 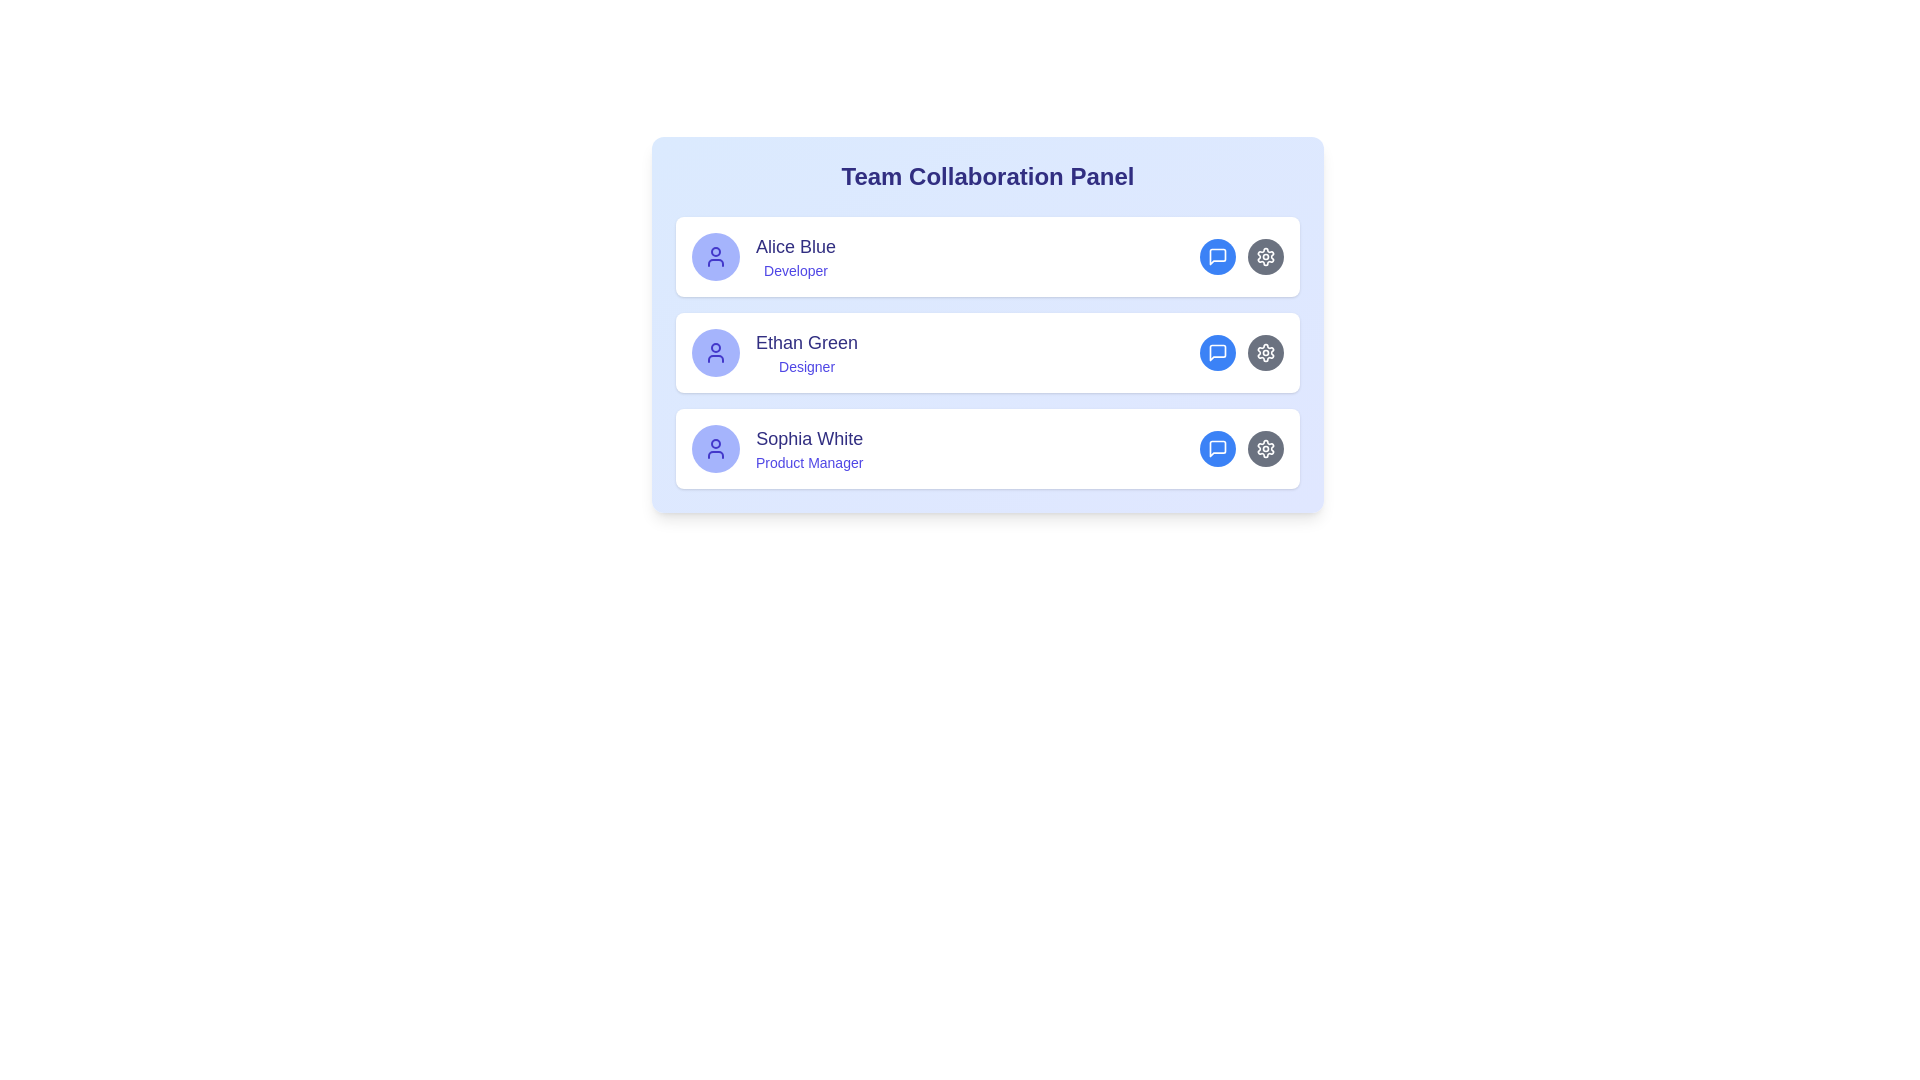 I want to click on the blue message square icon in the 'Sophia White' user card, so click(x=1217, y=447).